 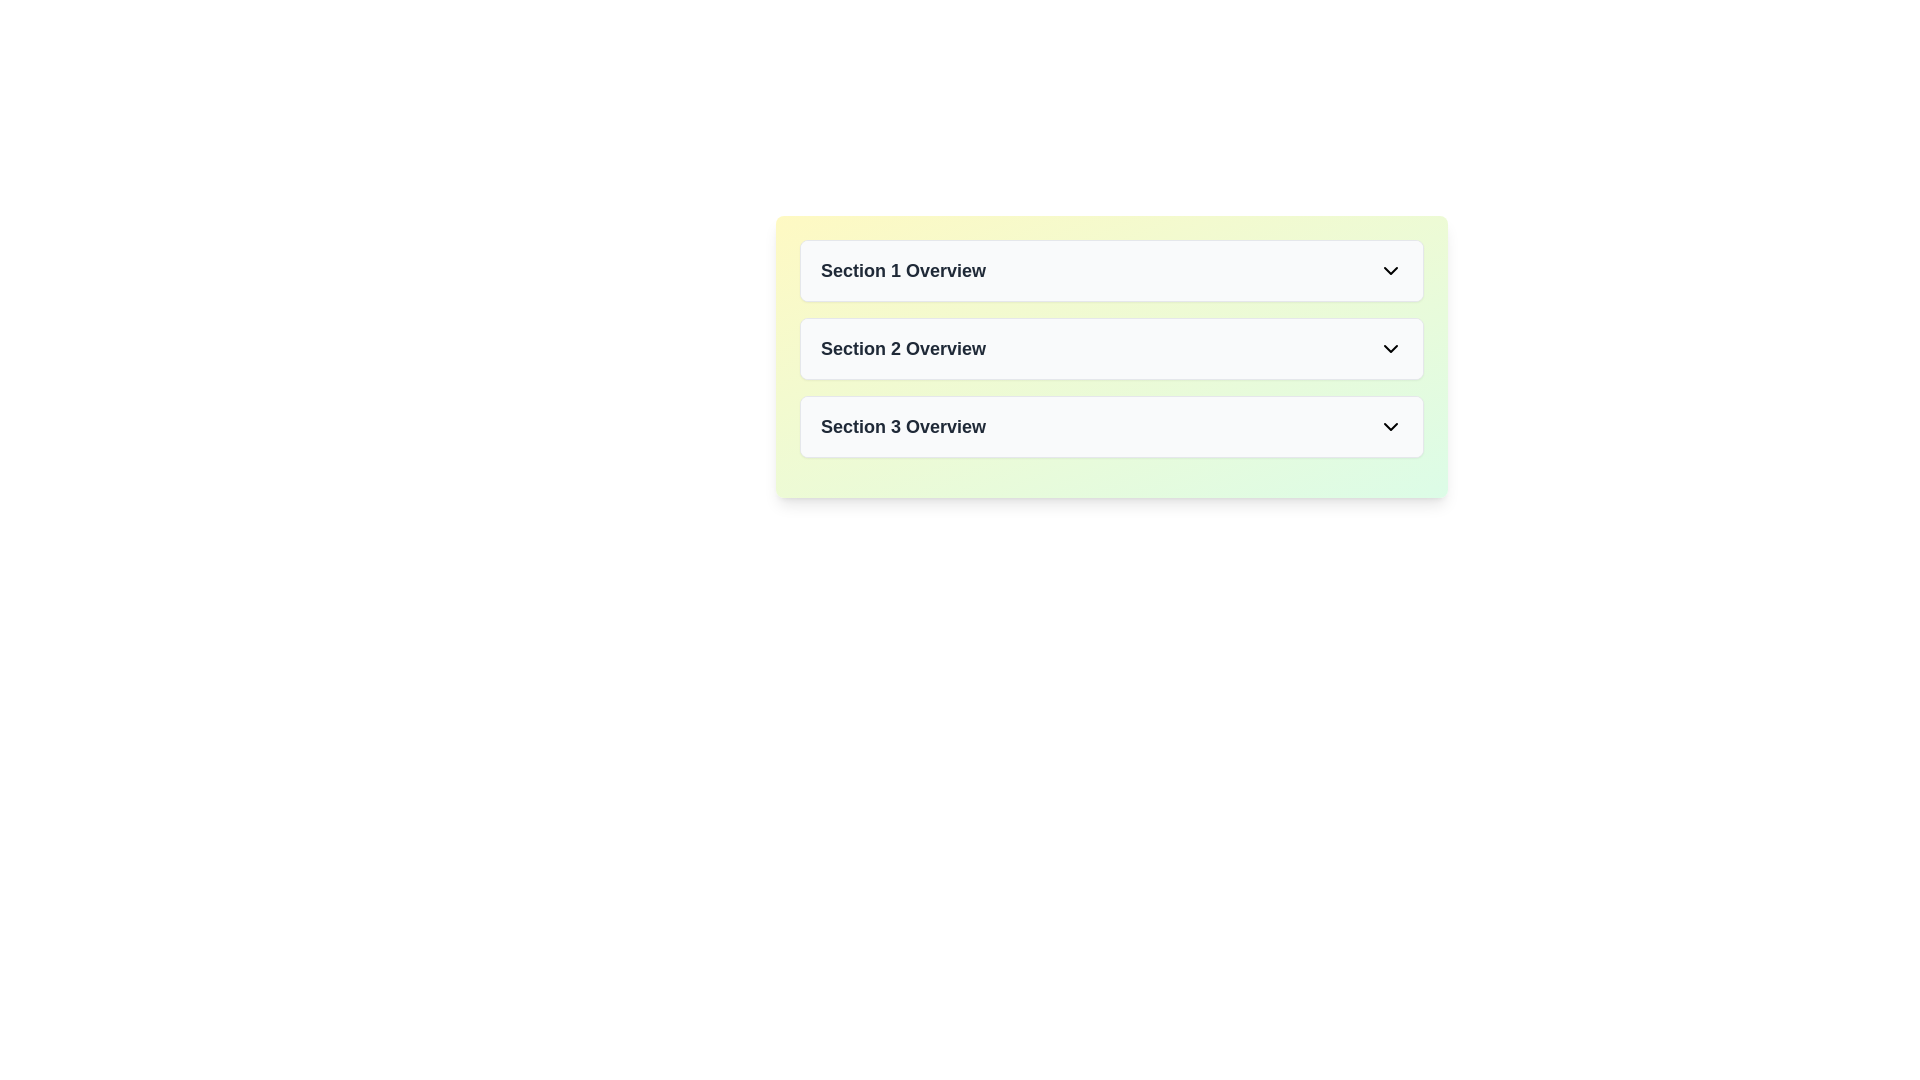 I want to click on the text label 'Section 2 Overview', which is a bold, dark gray label on a white background, positioned within the second section header, so click(x=902, y=347).